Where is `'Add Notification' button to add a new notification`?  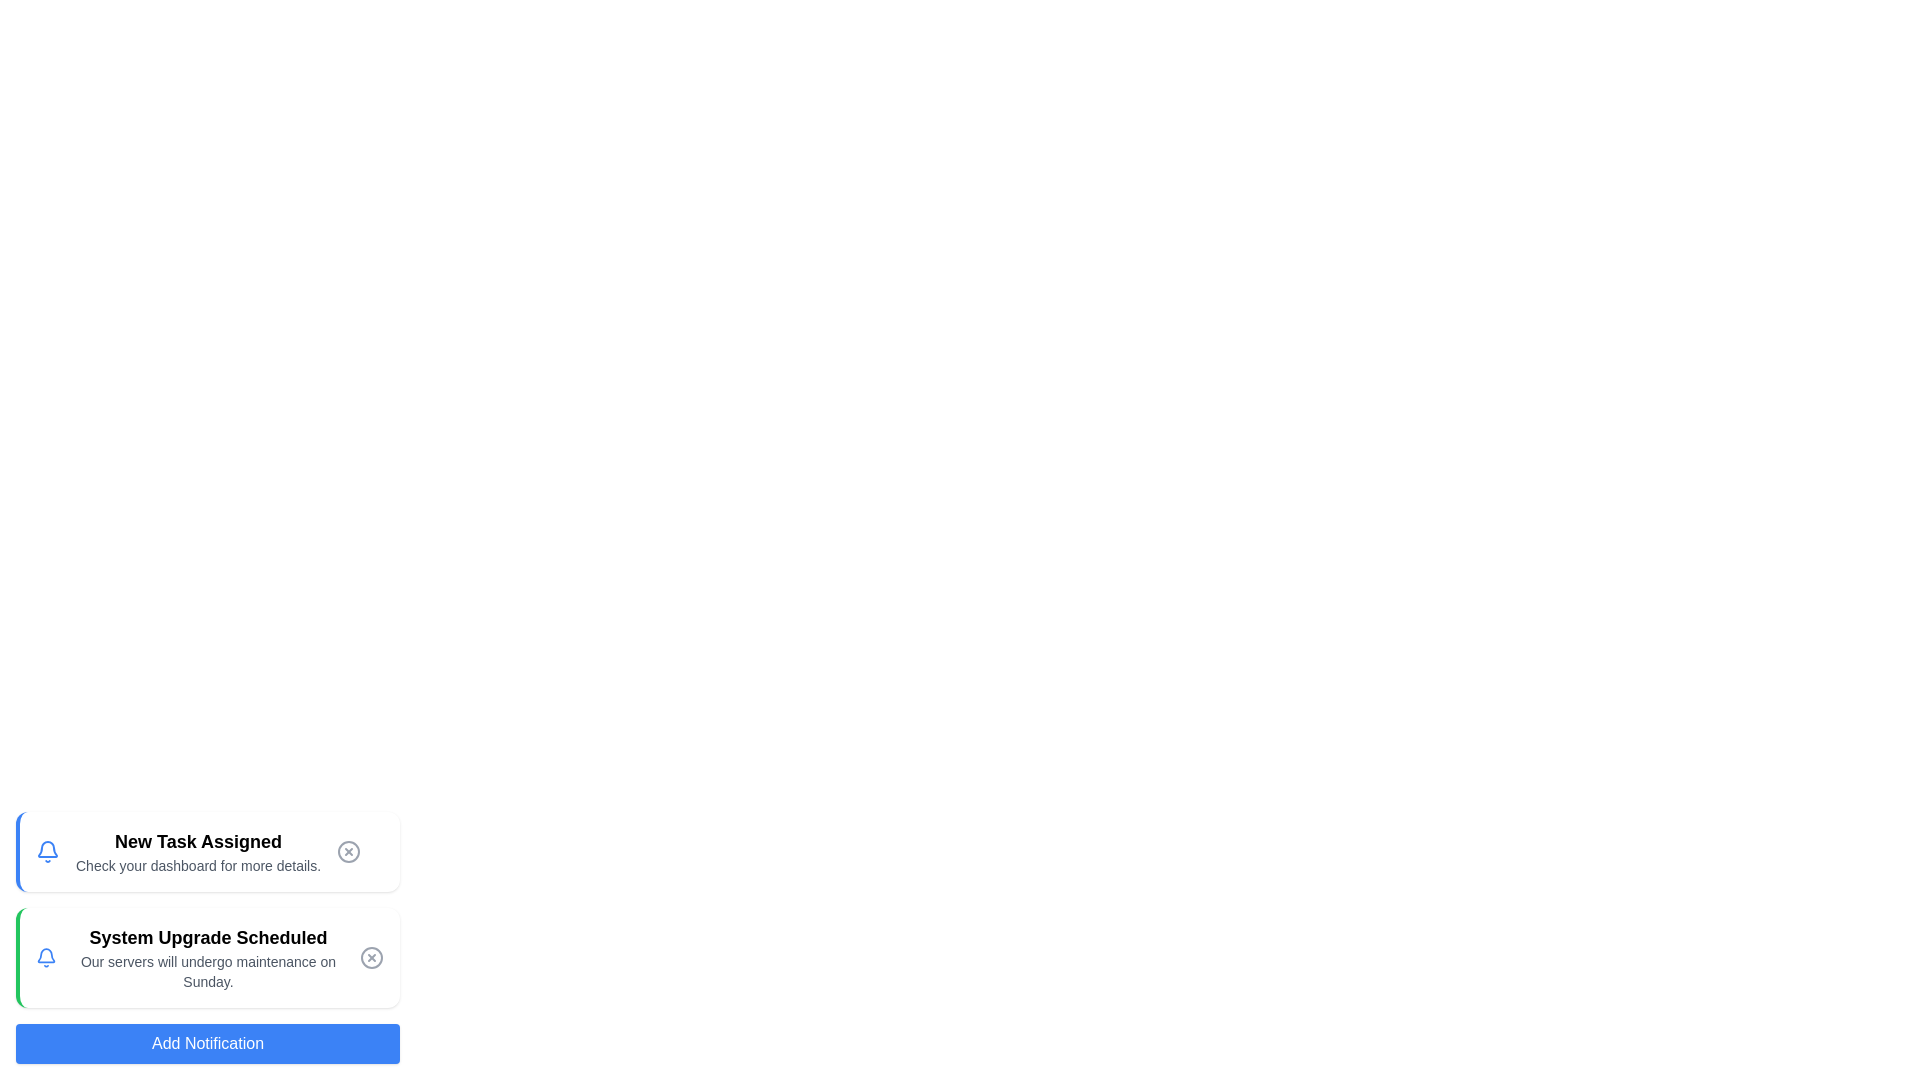
'Add Notification' button to add a new notification is located at coordinates (207, 1043).